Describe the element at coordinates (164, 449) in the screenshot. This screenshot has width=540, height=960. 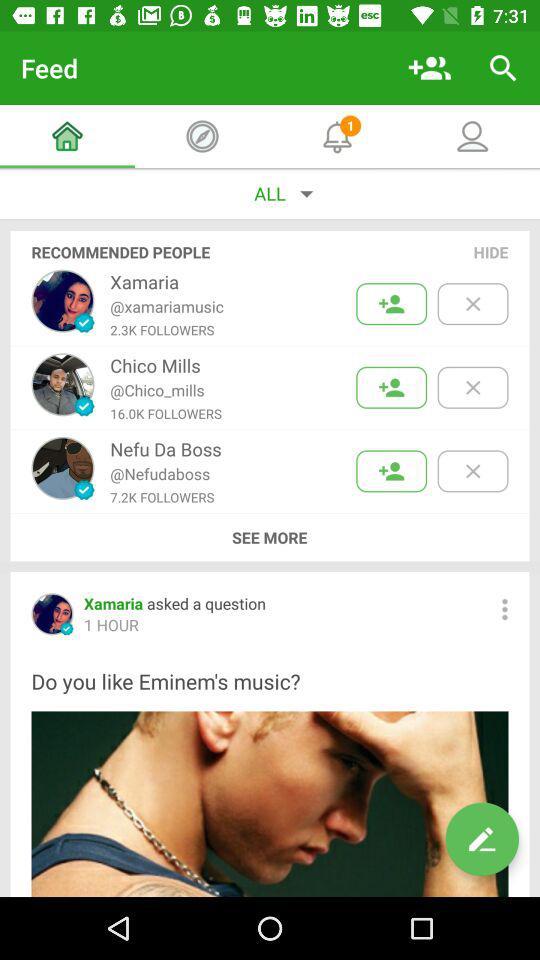
I see `the nefu da boss item` at that location.